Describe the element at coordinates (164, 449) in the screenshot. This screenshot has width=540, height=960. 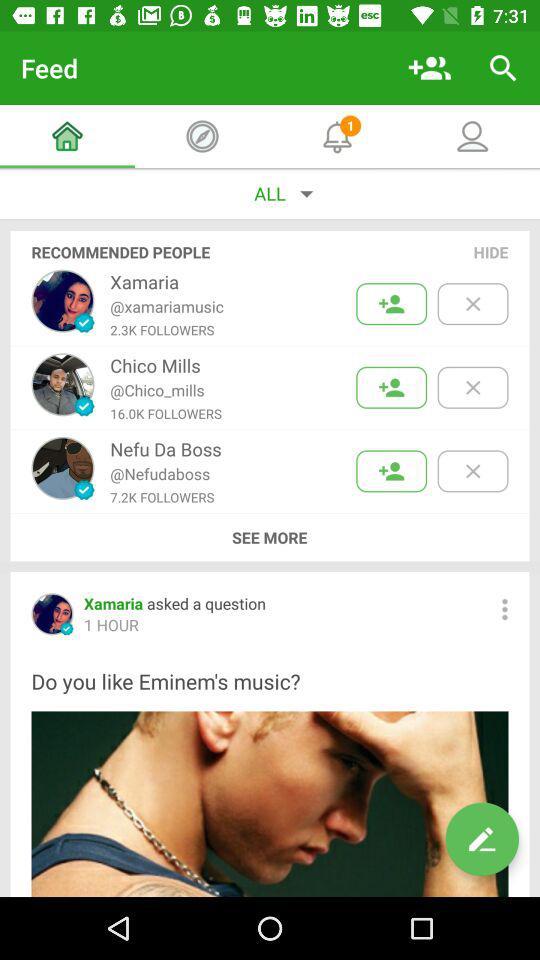
I see `the nefu da boss item` at that location.